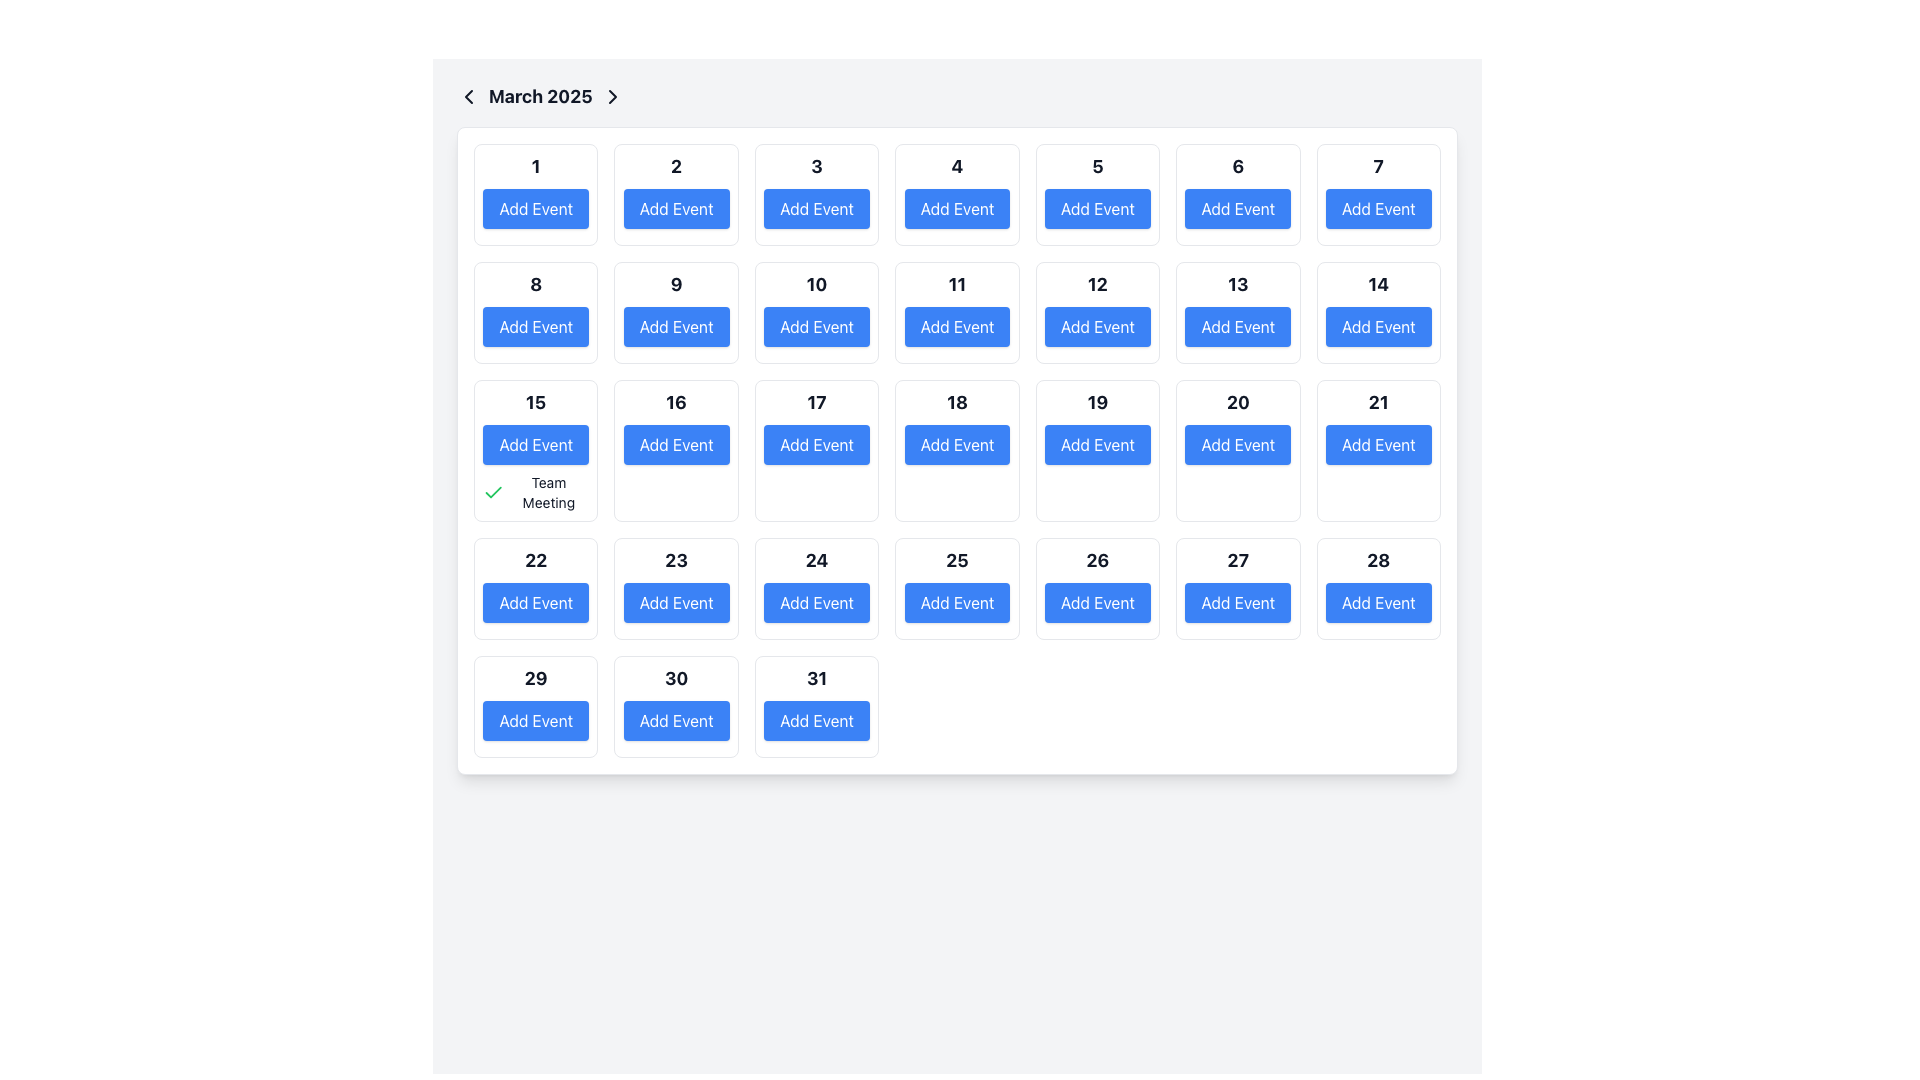 This screenshot has width=1920, height=1080. What do you see at coordinates (1377, 208) in the screenshot?
I see `the button located under the heading '7' in the calendar grid` at bounding box center [1377, 208].